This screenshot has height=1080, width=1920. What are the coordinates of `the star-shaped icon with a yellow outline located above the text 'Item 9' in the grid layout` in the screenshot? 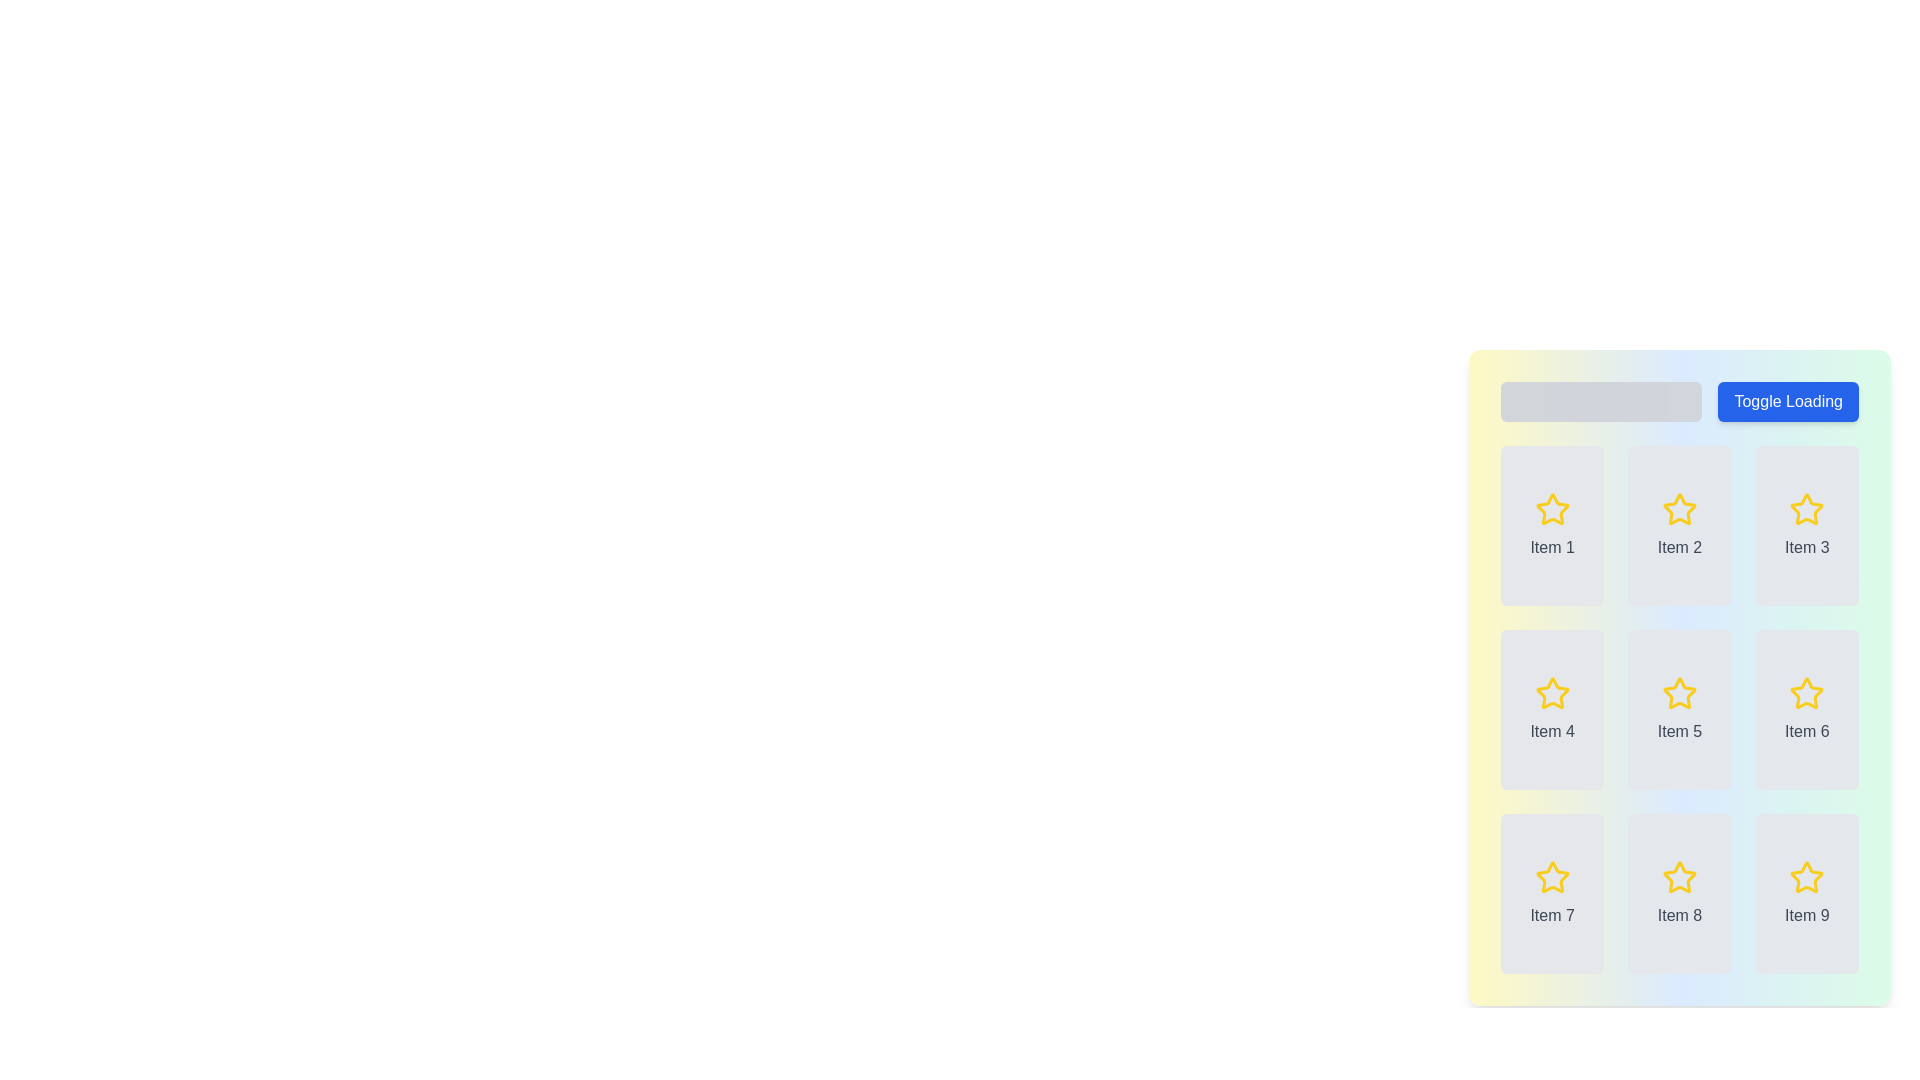 It's located at (1807, 877).